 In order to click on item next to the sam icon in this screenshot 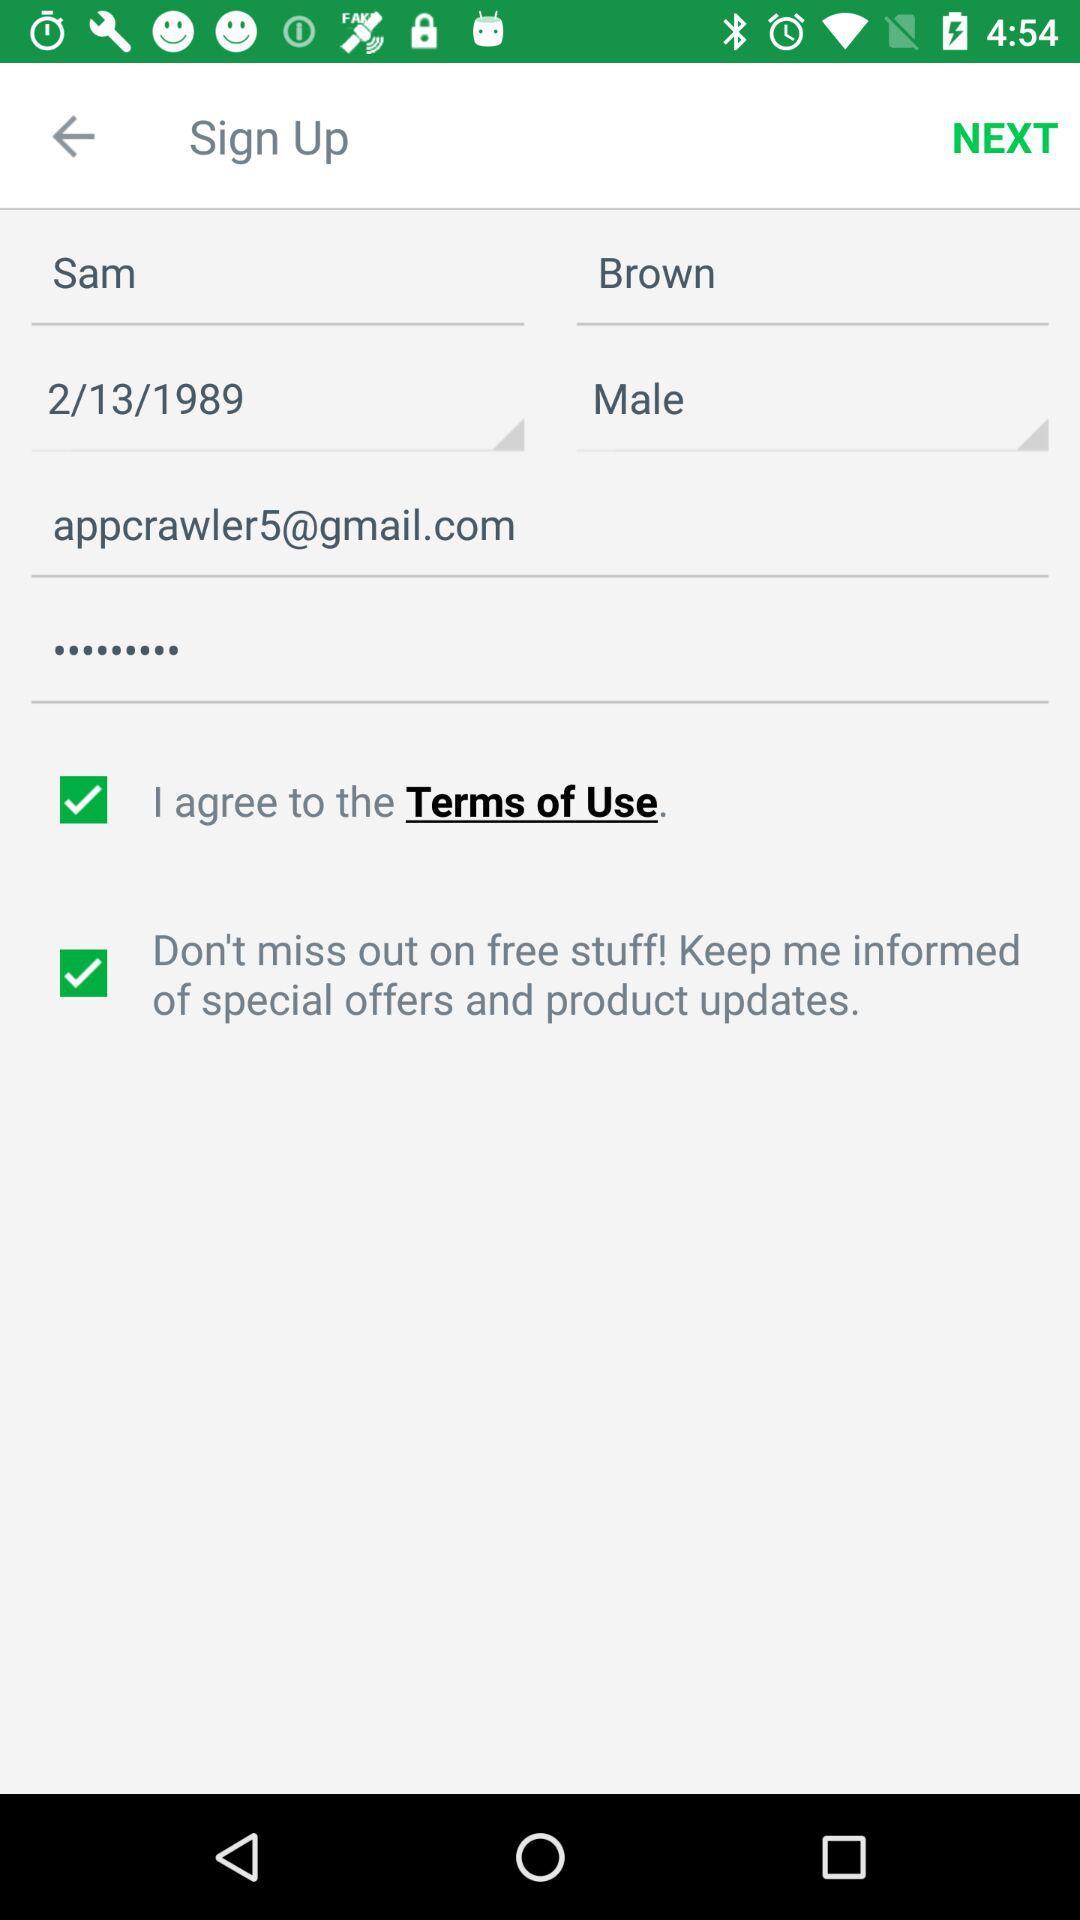, I will do `click(812, 398)`.